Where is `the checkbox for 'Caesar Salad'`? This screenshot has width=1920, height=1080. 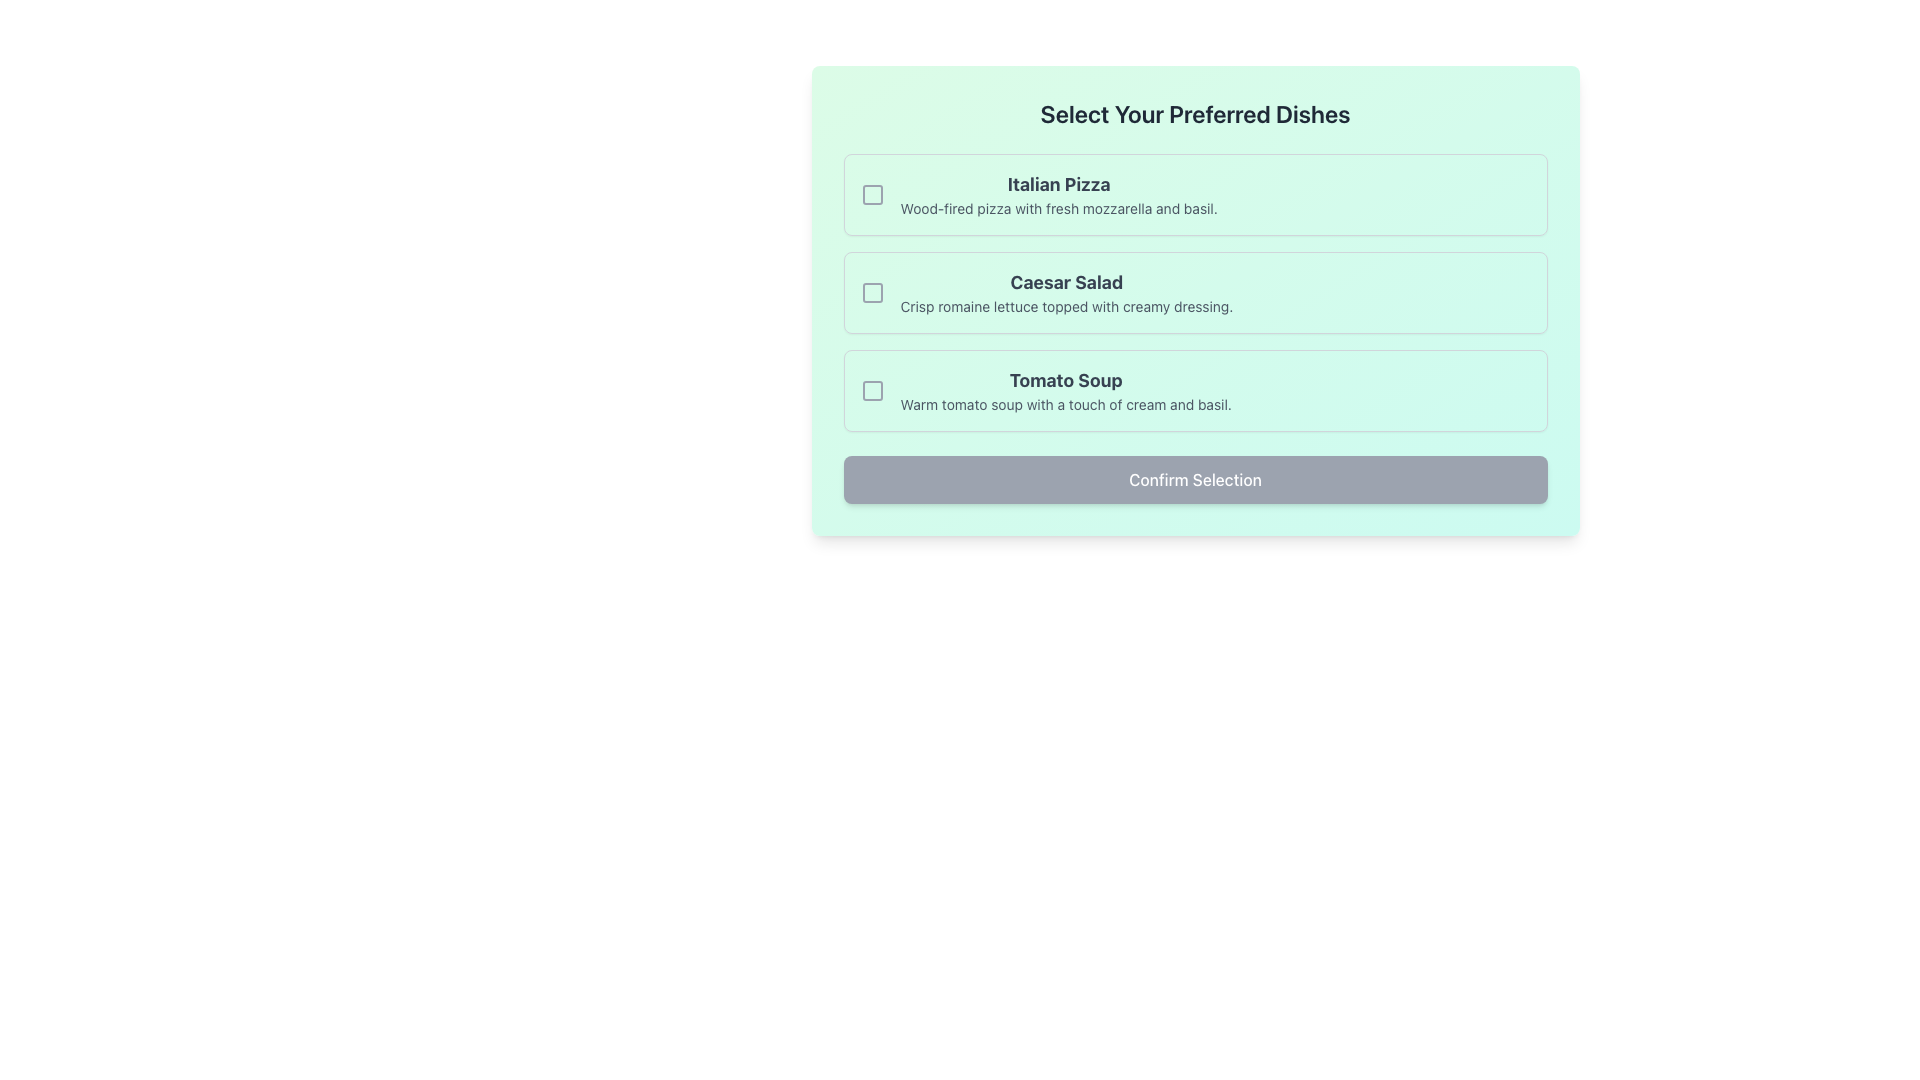 the checkbox for 'Caesar Salad' is located at coordinates (872, 293).